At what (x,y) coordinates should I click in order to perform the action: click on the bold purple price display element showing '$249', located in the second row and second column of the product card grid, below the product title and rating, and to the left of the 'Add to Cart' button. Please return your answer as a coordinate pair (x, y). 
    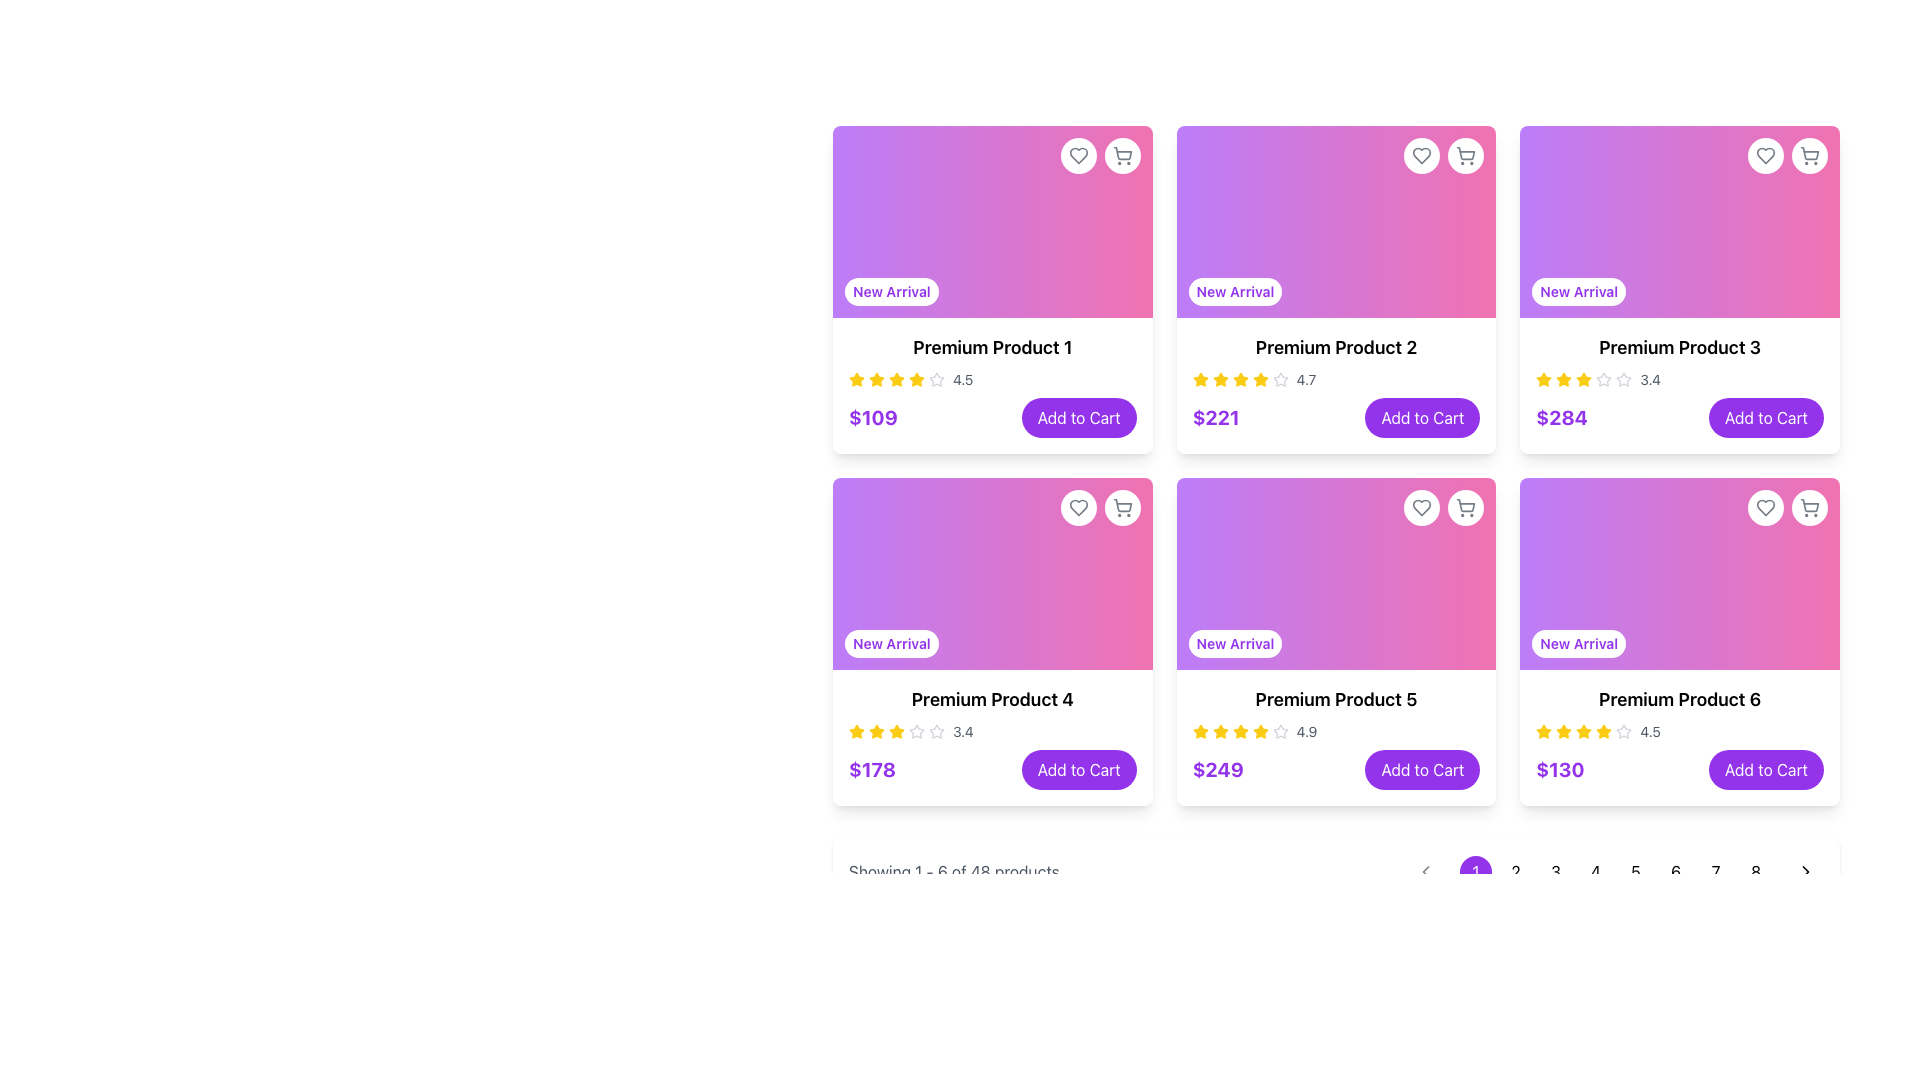
    Looking at the image, I should click on (1217, 769).